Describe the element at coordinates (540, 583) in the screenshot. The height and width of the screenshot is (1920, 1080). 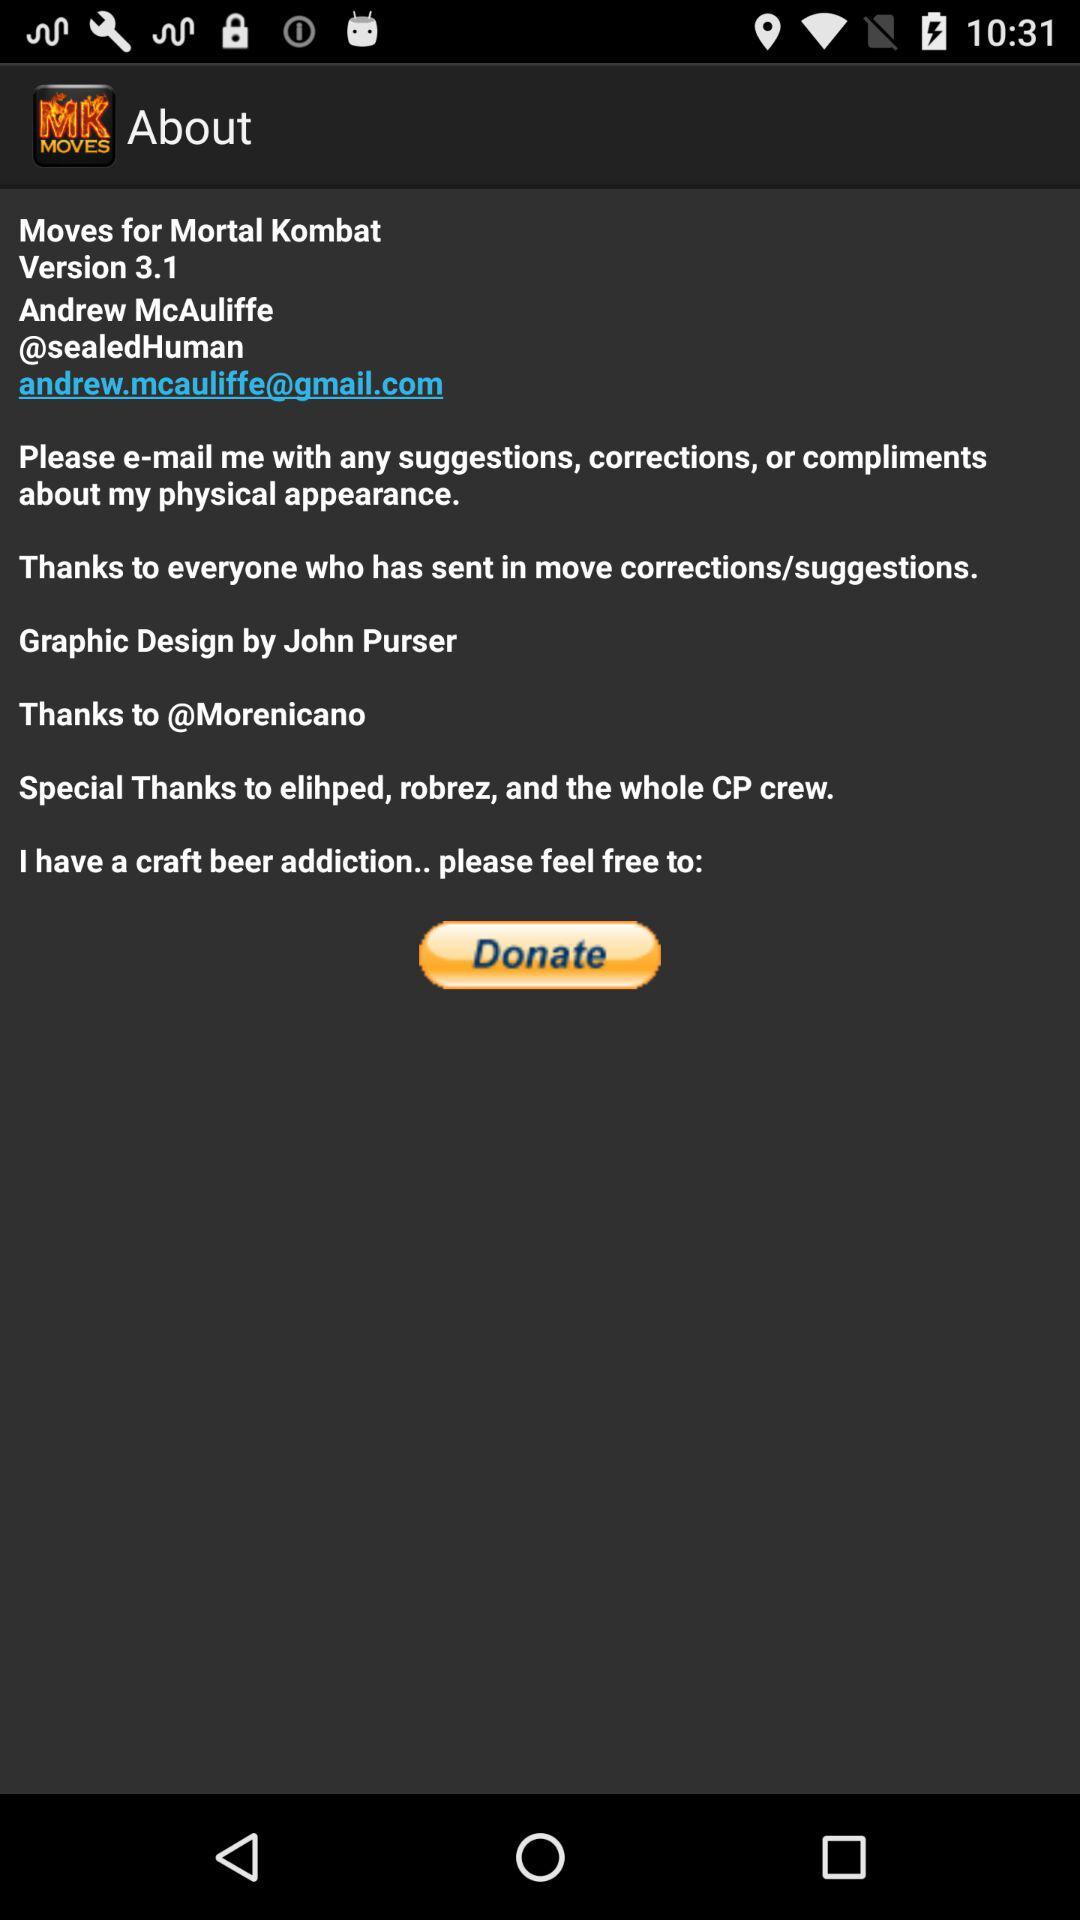
I see `app below moves for mortal icon` at that location.